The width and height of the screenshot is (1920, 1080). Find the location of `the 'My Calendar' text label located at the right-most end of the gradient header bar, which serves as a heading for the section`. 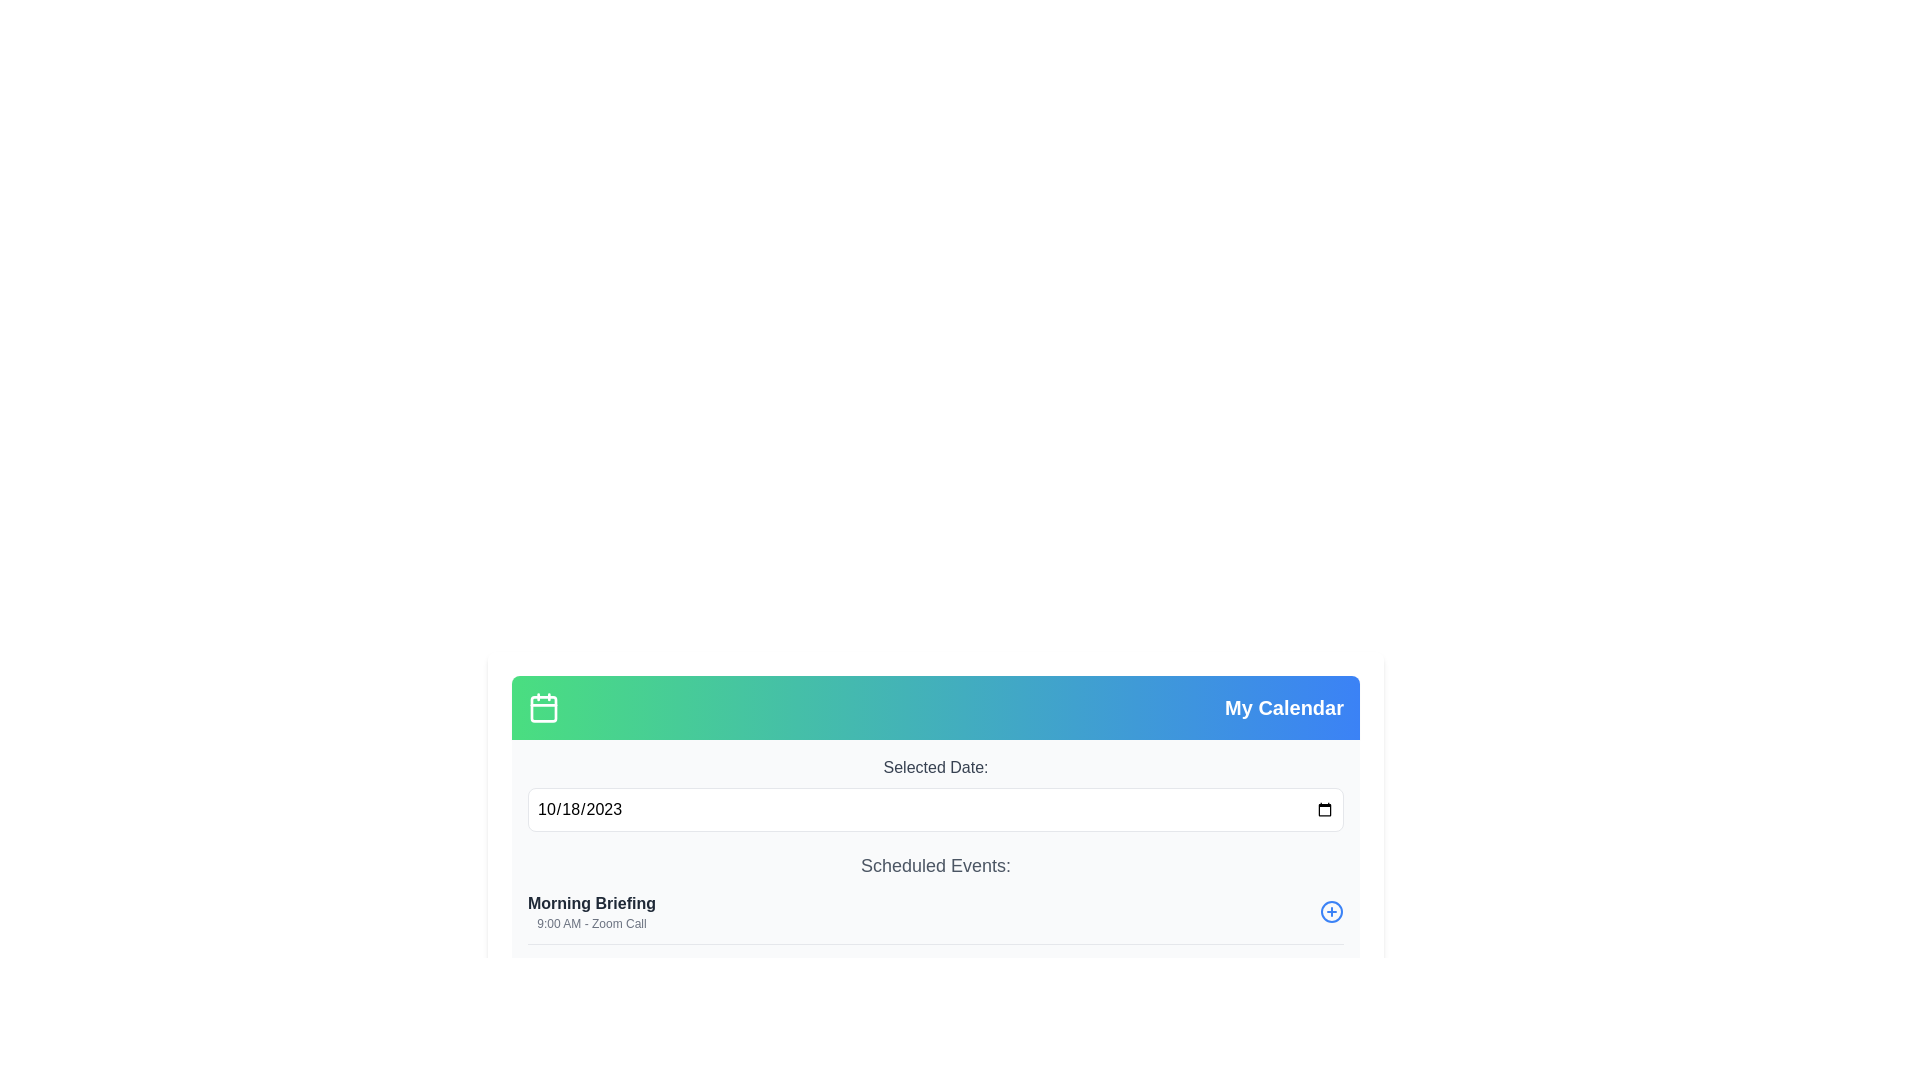

the 'My Calendar' text label located at the right-most end of the gradient header bar, which serves as a heading for the section is located at coordinates (1284, 707).